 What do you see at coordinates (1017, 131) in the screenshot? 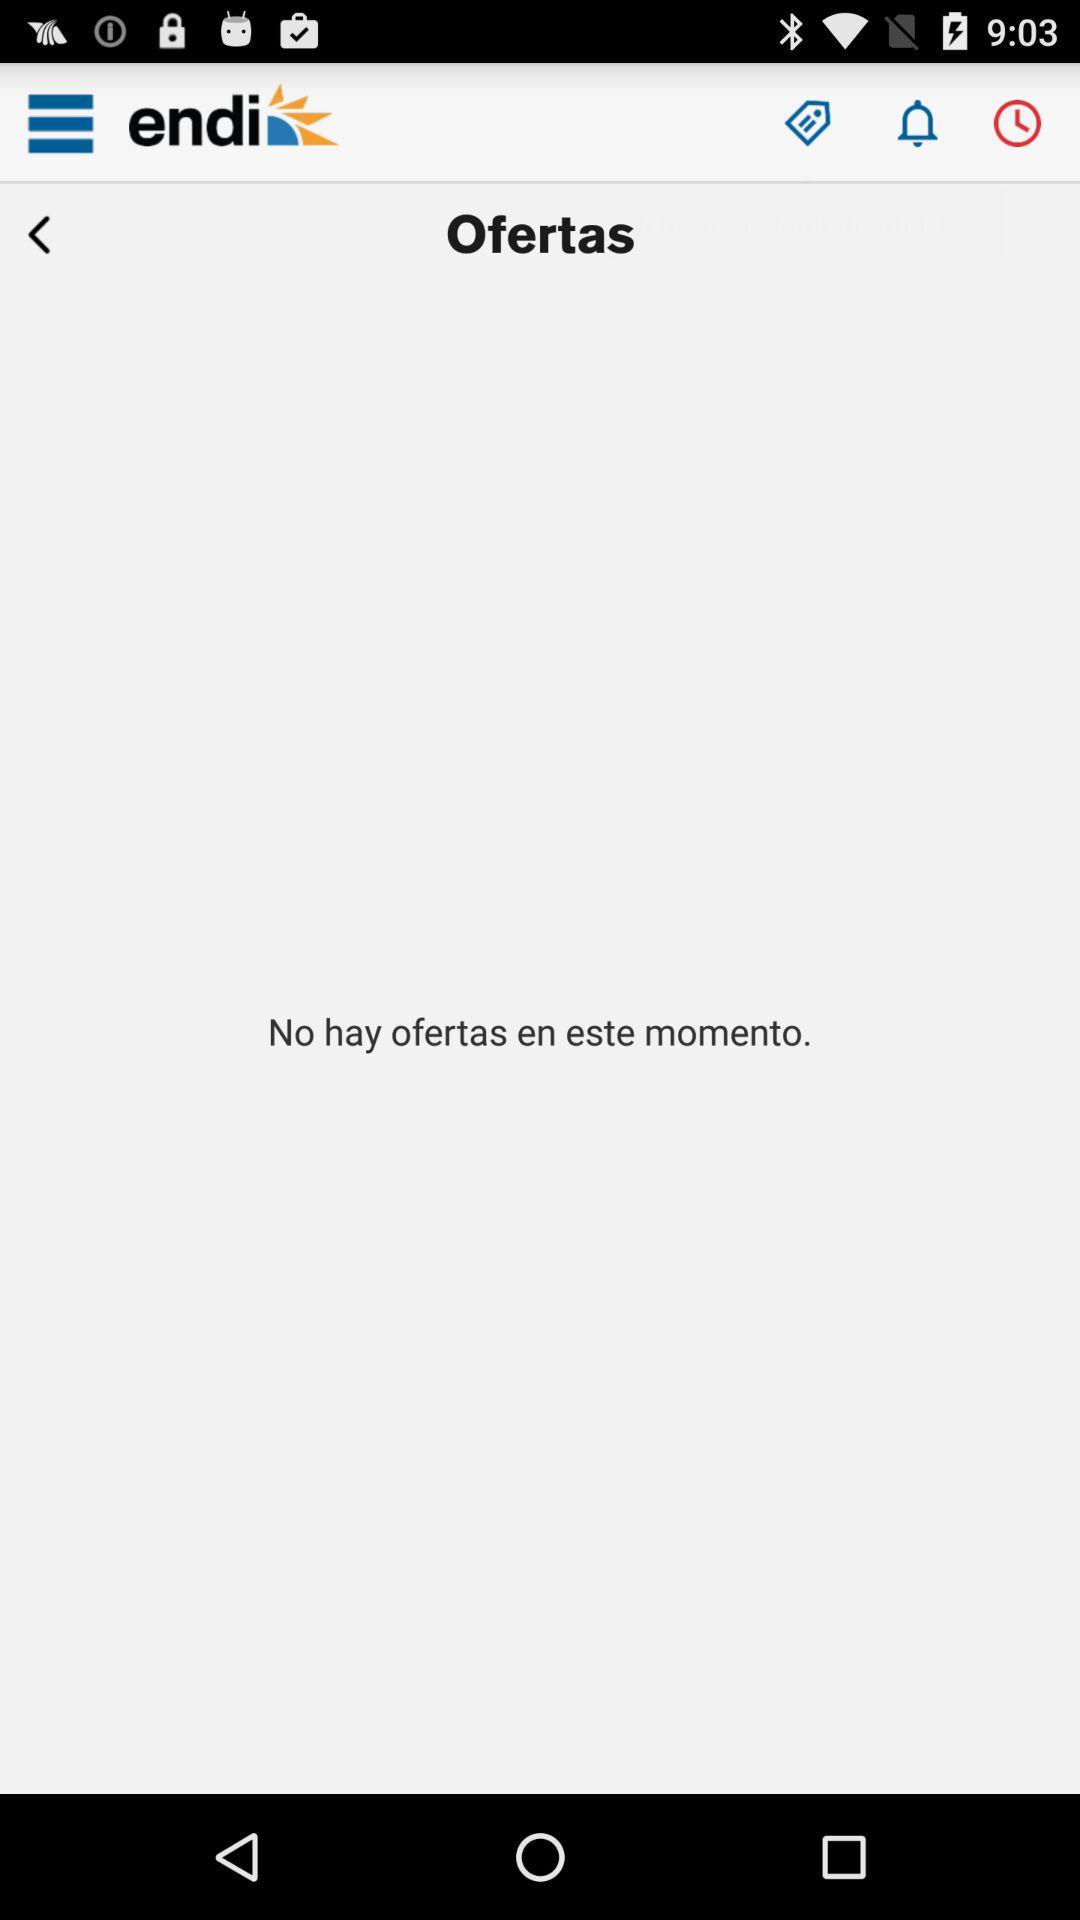
I see `the time icon` at bounding box center [1017, 131].